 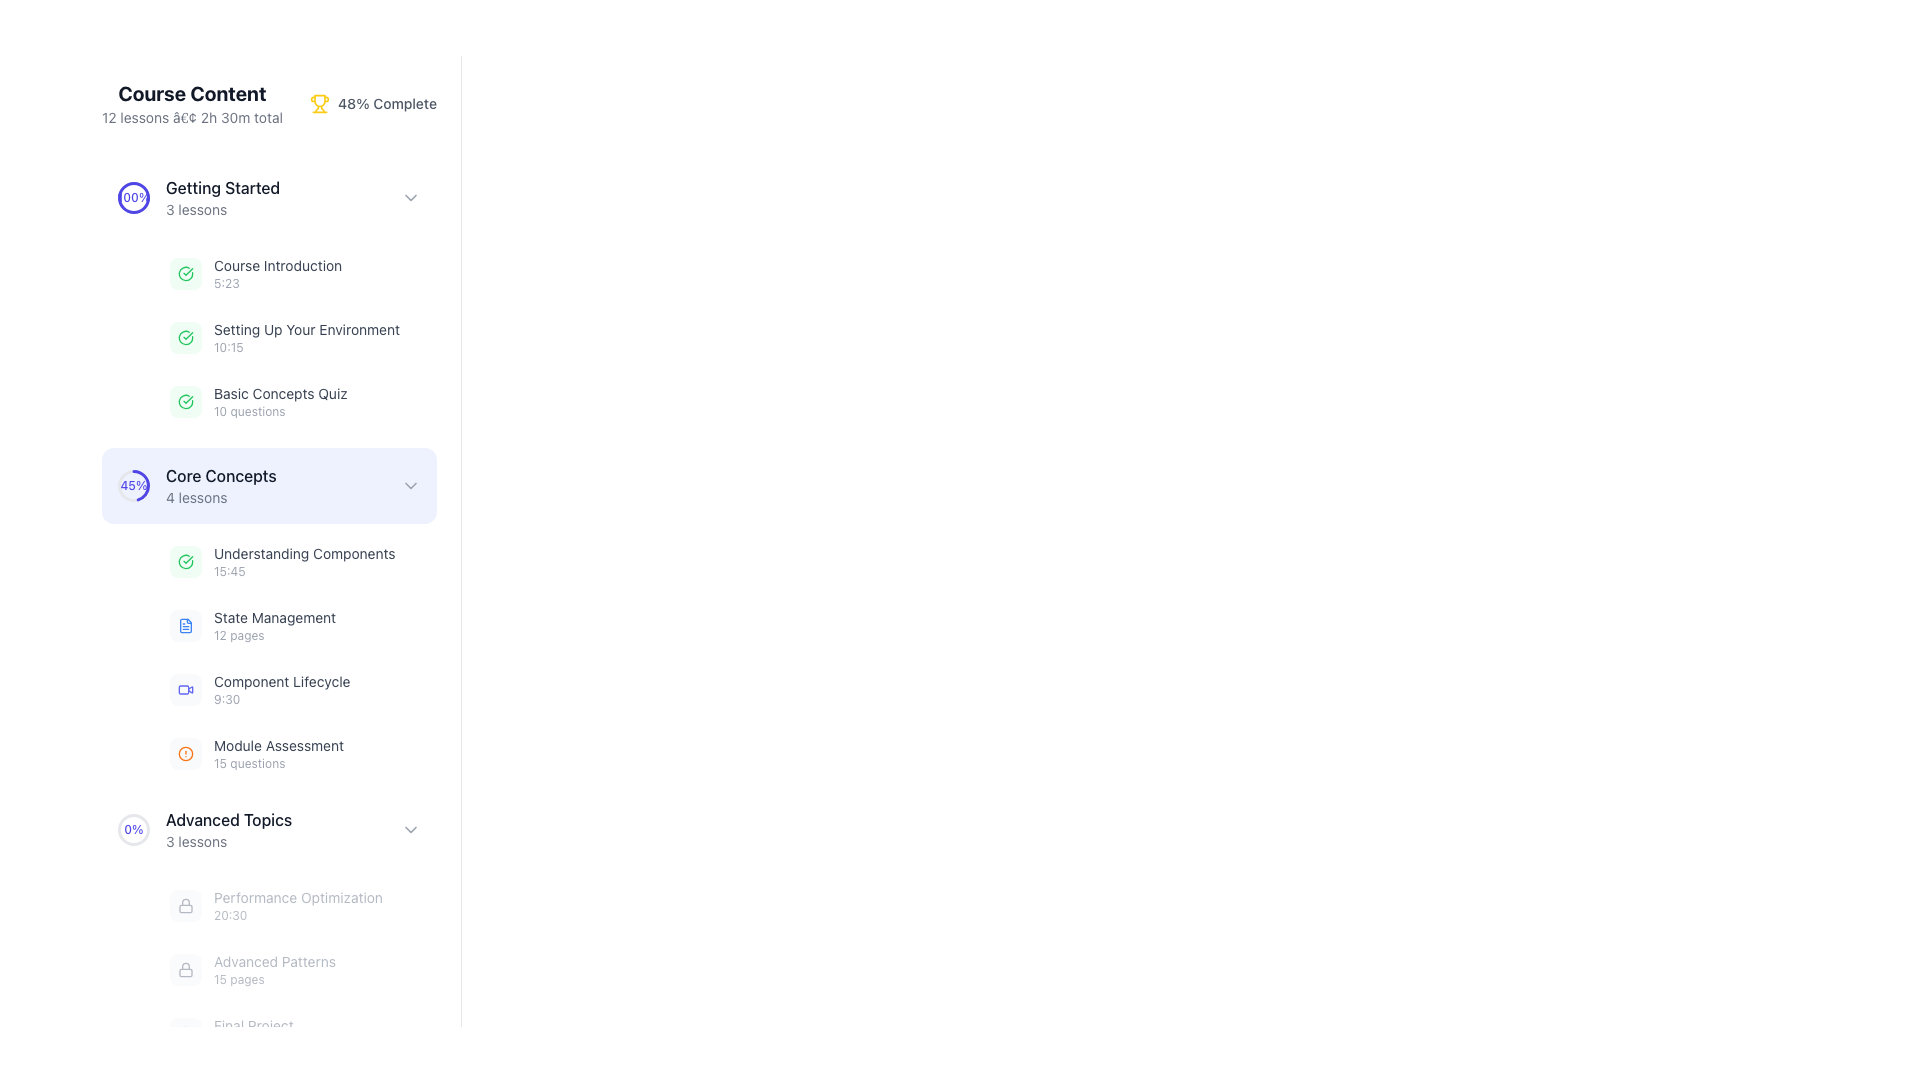 I want to click on the list item titled 'Setting Up Your Environment' located in the 'Getting Started' section, which is the second item in the list of course lessons, so click(x=283, y=337).